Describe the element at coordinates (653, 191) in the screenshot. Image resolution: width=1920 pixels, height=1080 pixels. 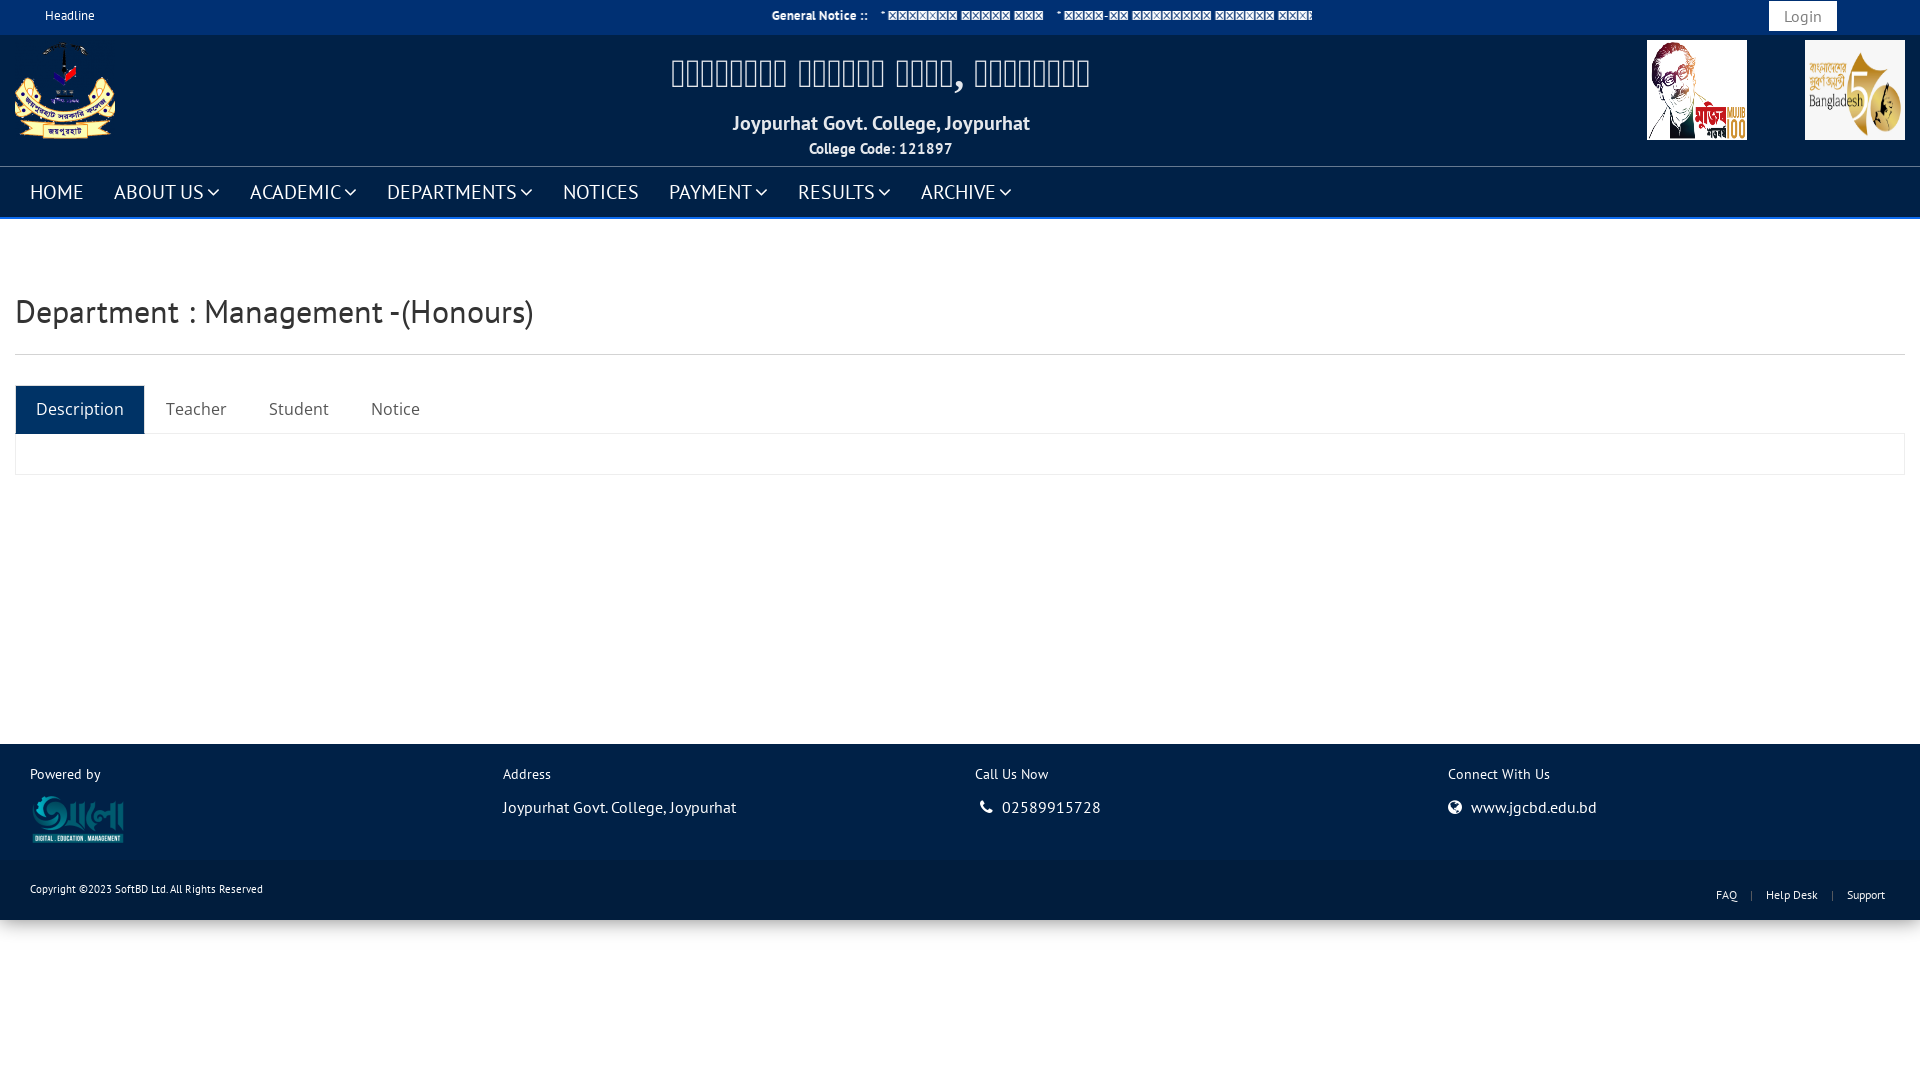
I see `'PAYMENT'` at that location.